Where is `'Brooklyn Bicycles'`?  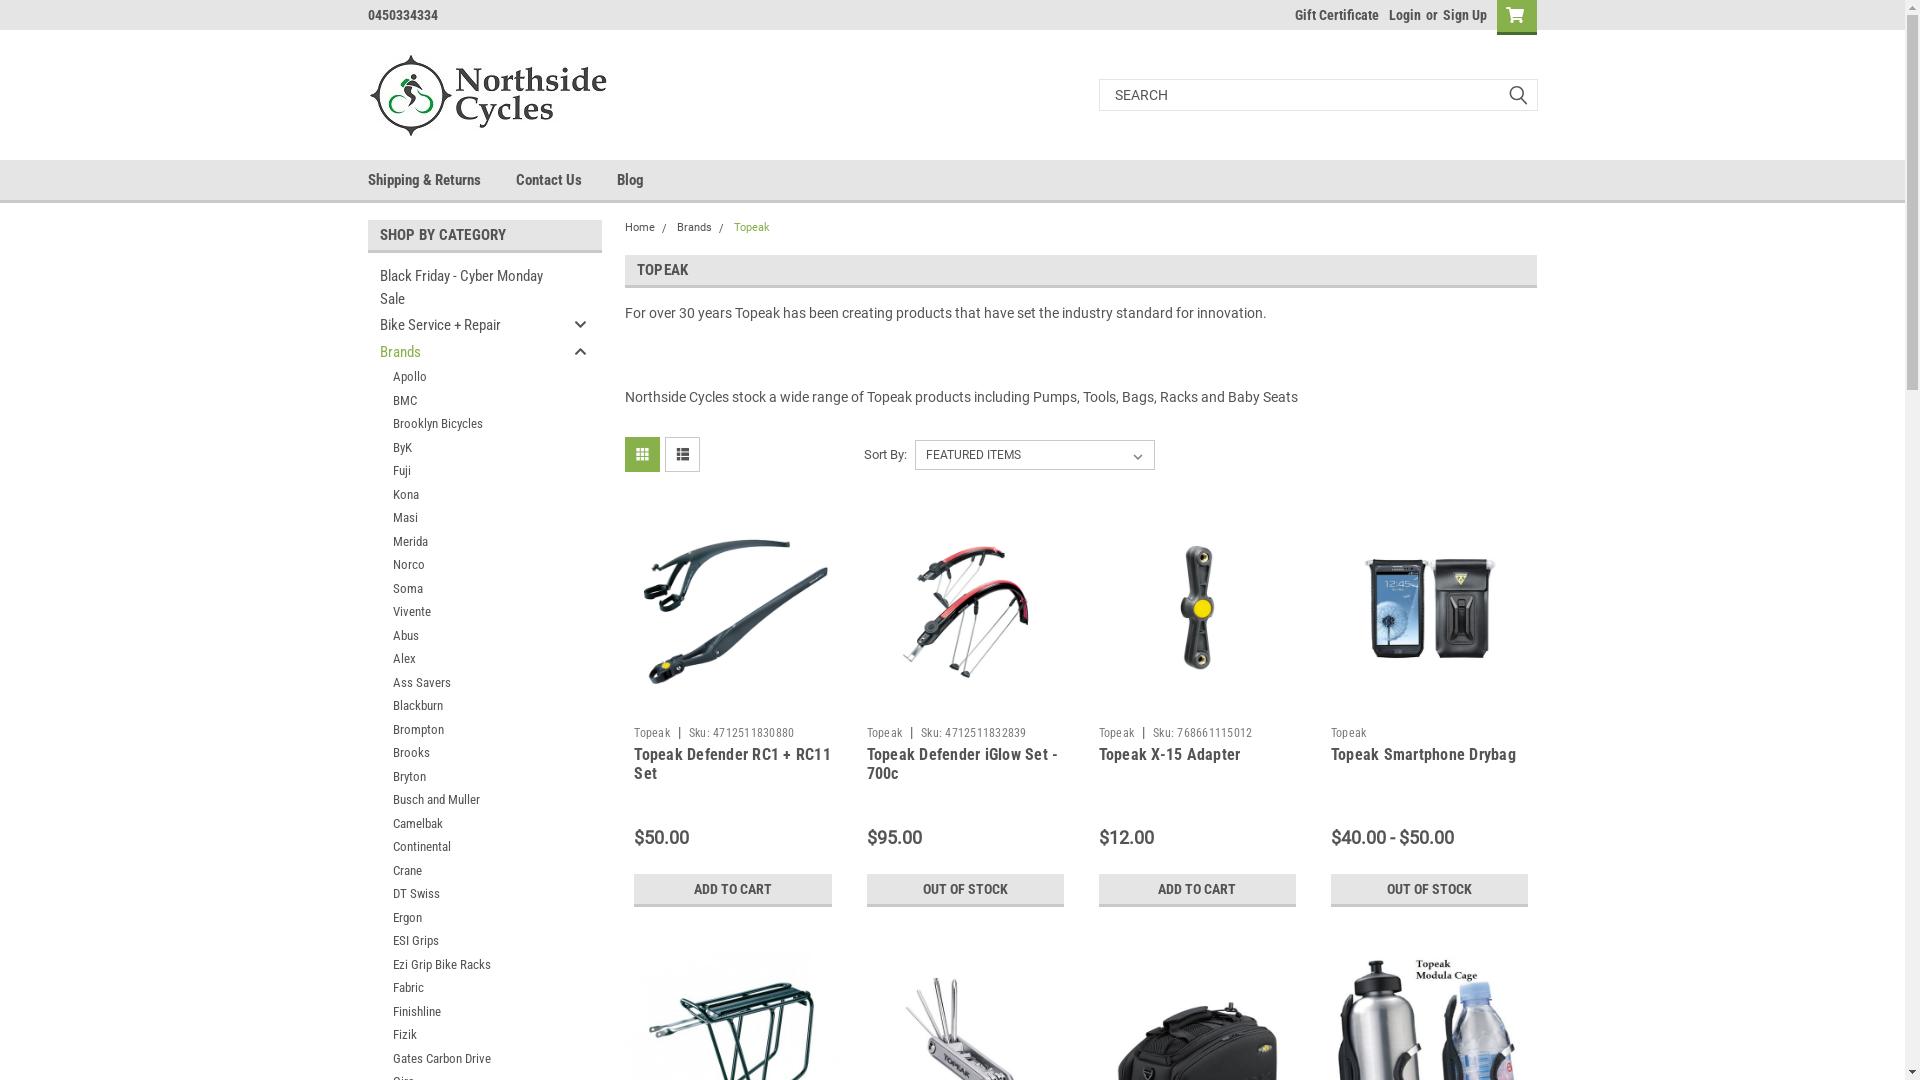 'Brooklyn Bicycles' is located at coordinates (466, 423).